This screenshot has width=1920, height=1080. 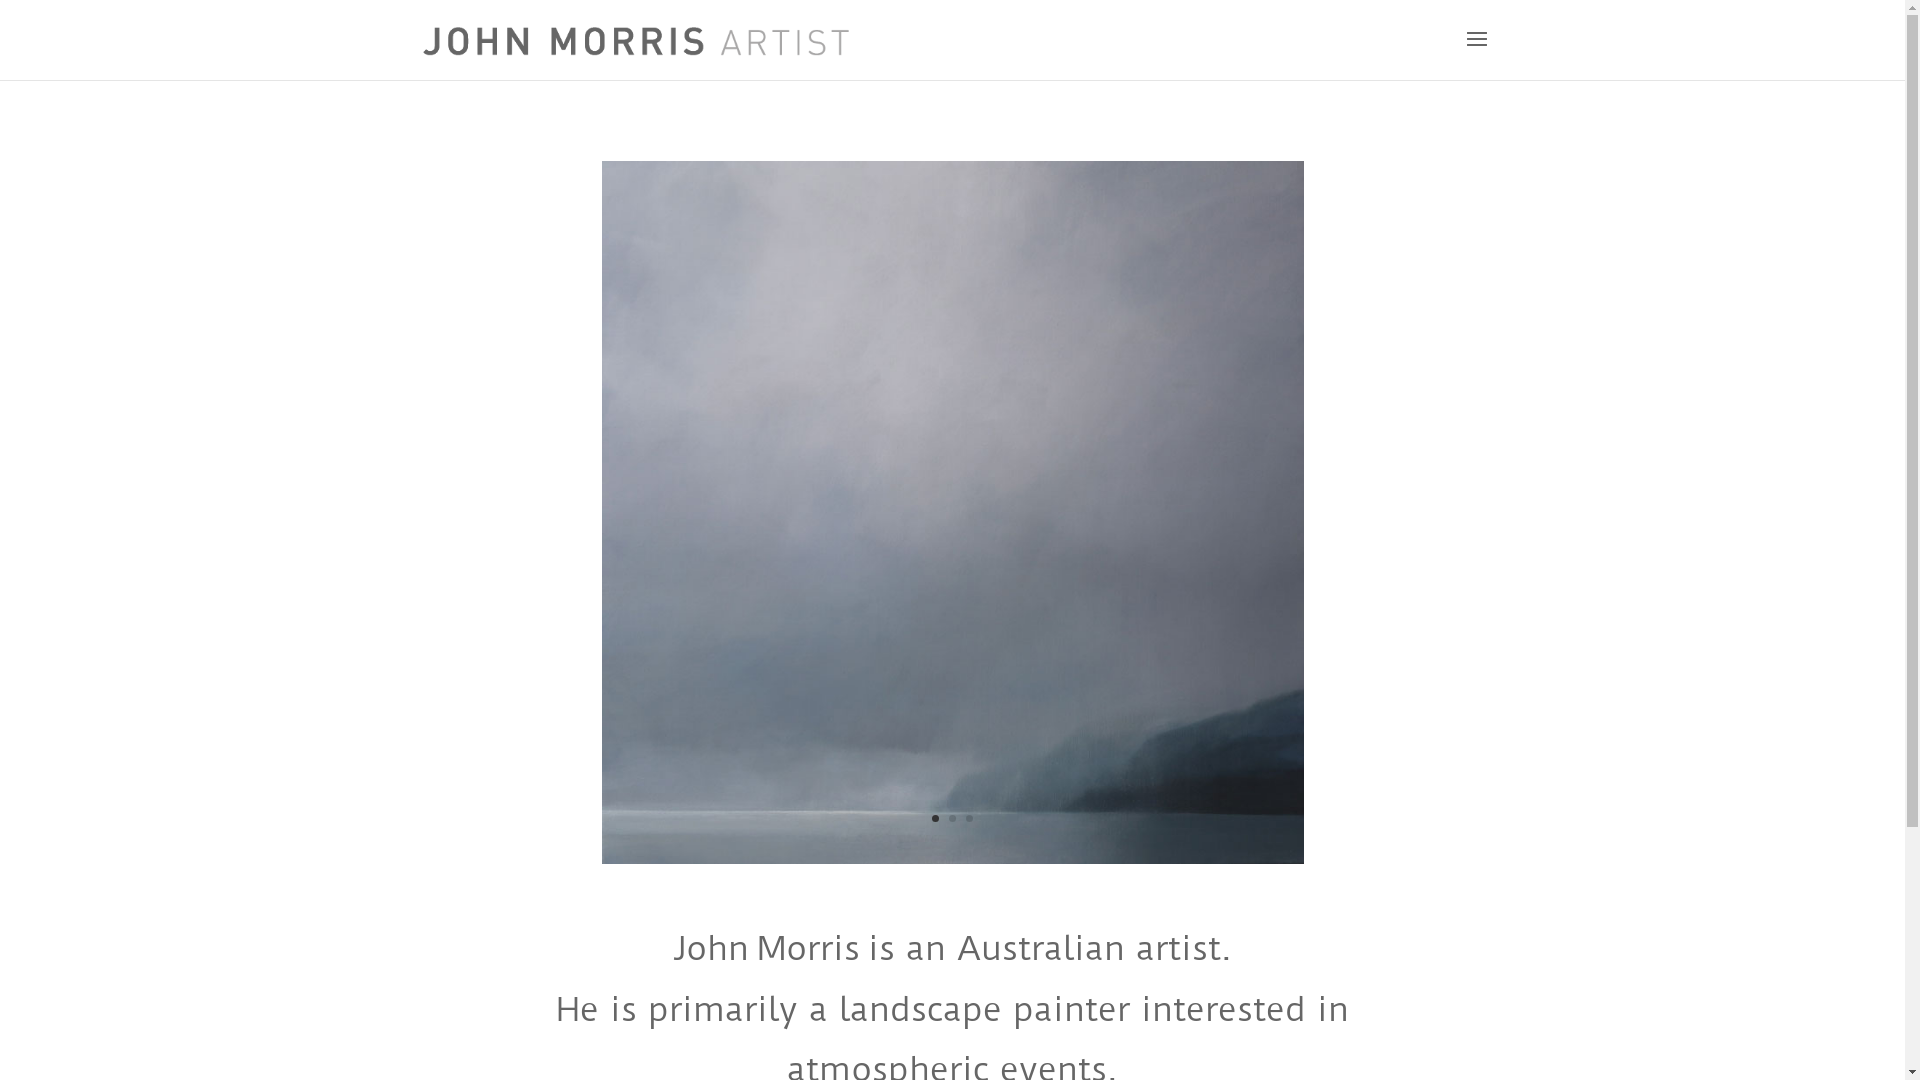 What do you see at coordinates (951, 818) in the screenshot?
I see `'2'` at bounding box center [951, 818].